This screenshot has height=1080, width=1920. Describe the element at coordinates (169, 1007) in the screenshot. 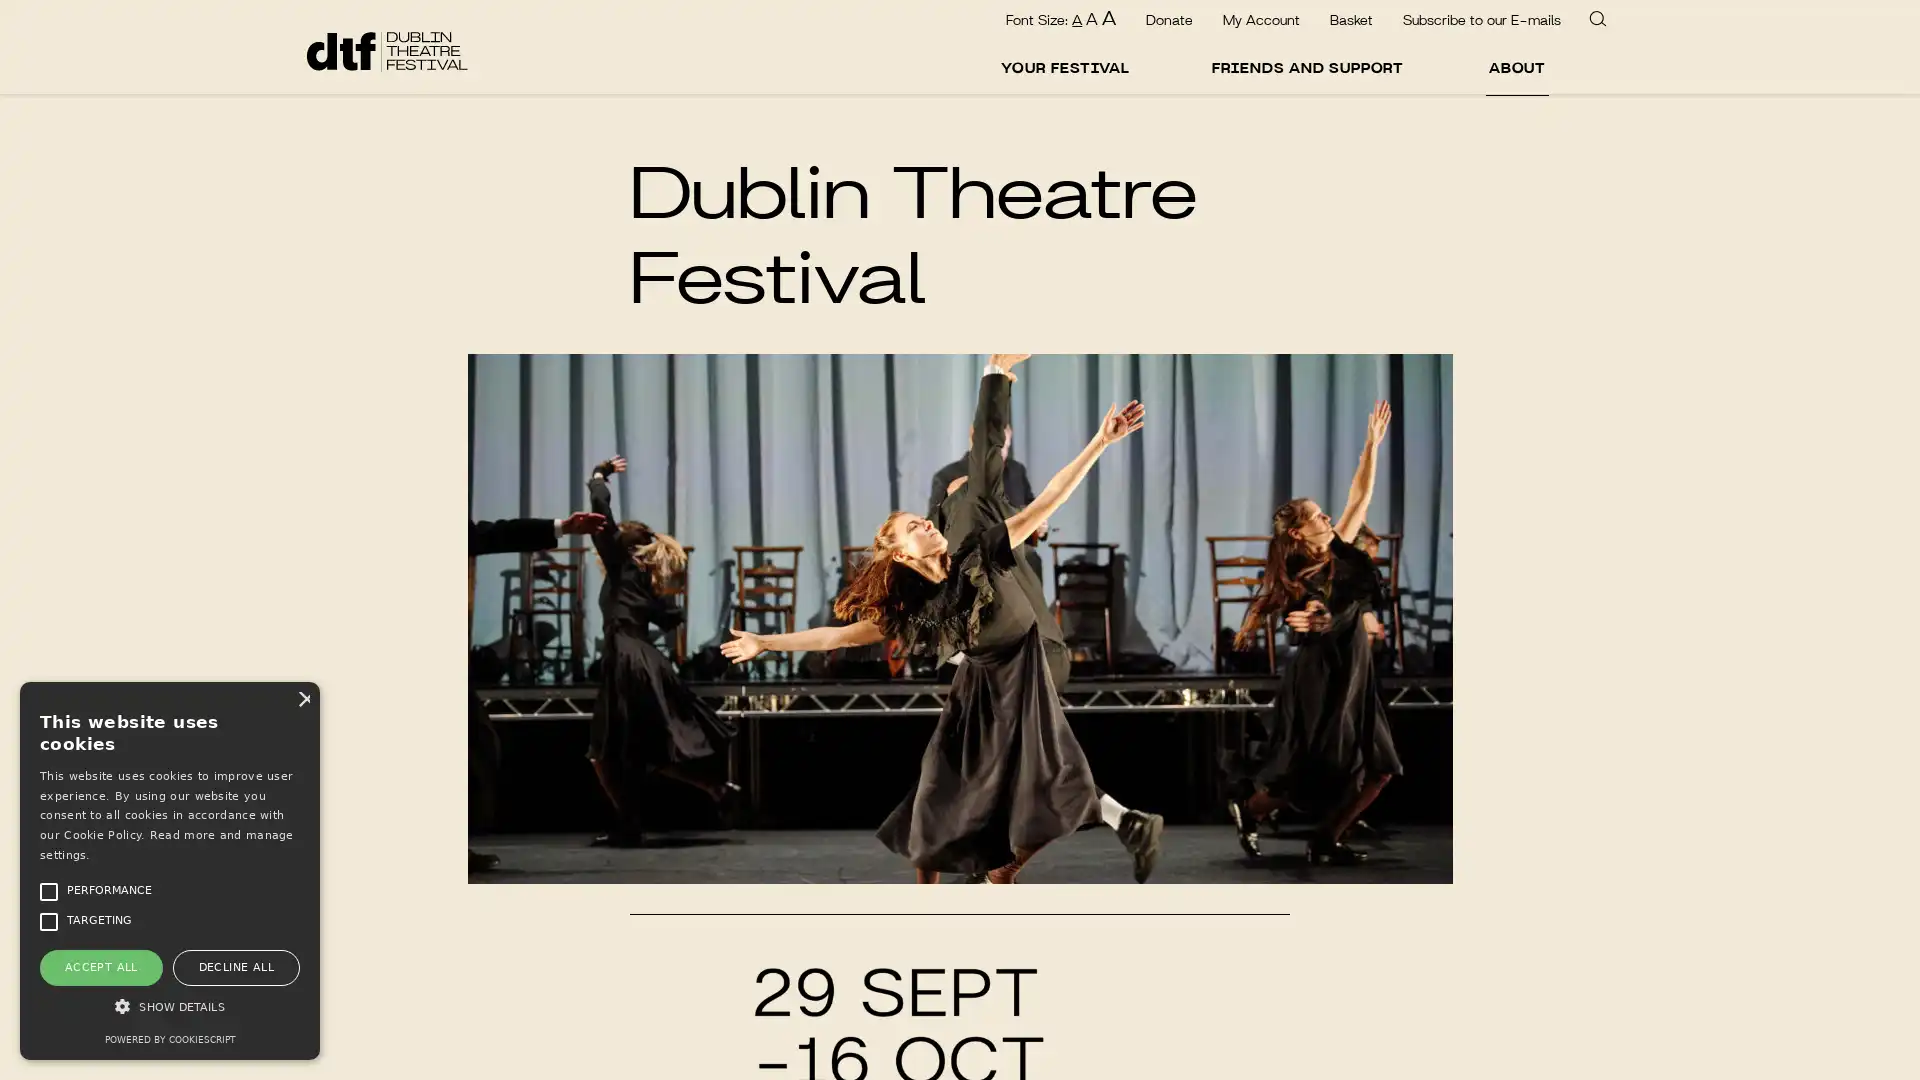

I see `SHOW DETAILS` at that location.